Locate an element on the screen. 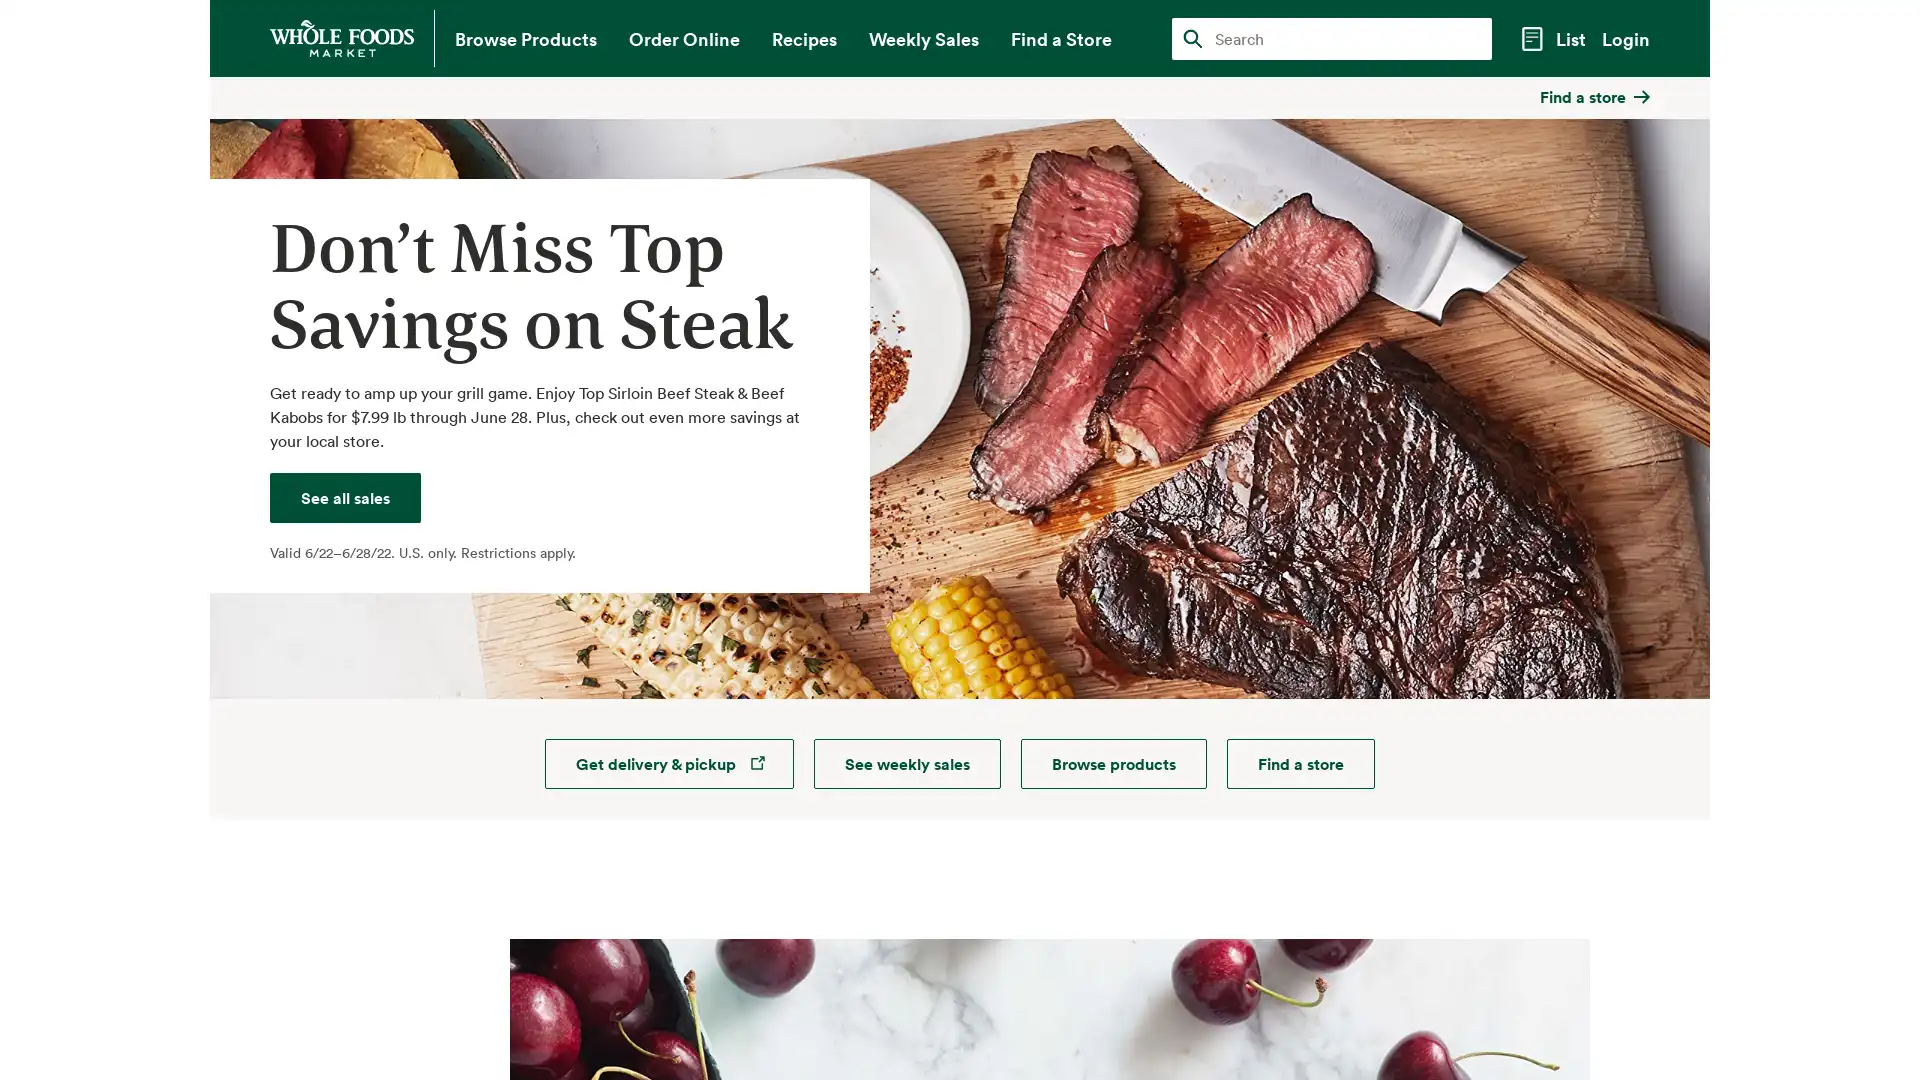  List is located at coordinates (1550, 41).